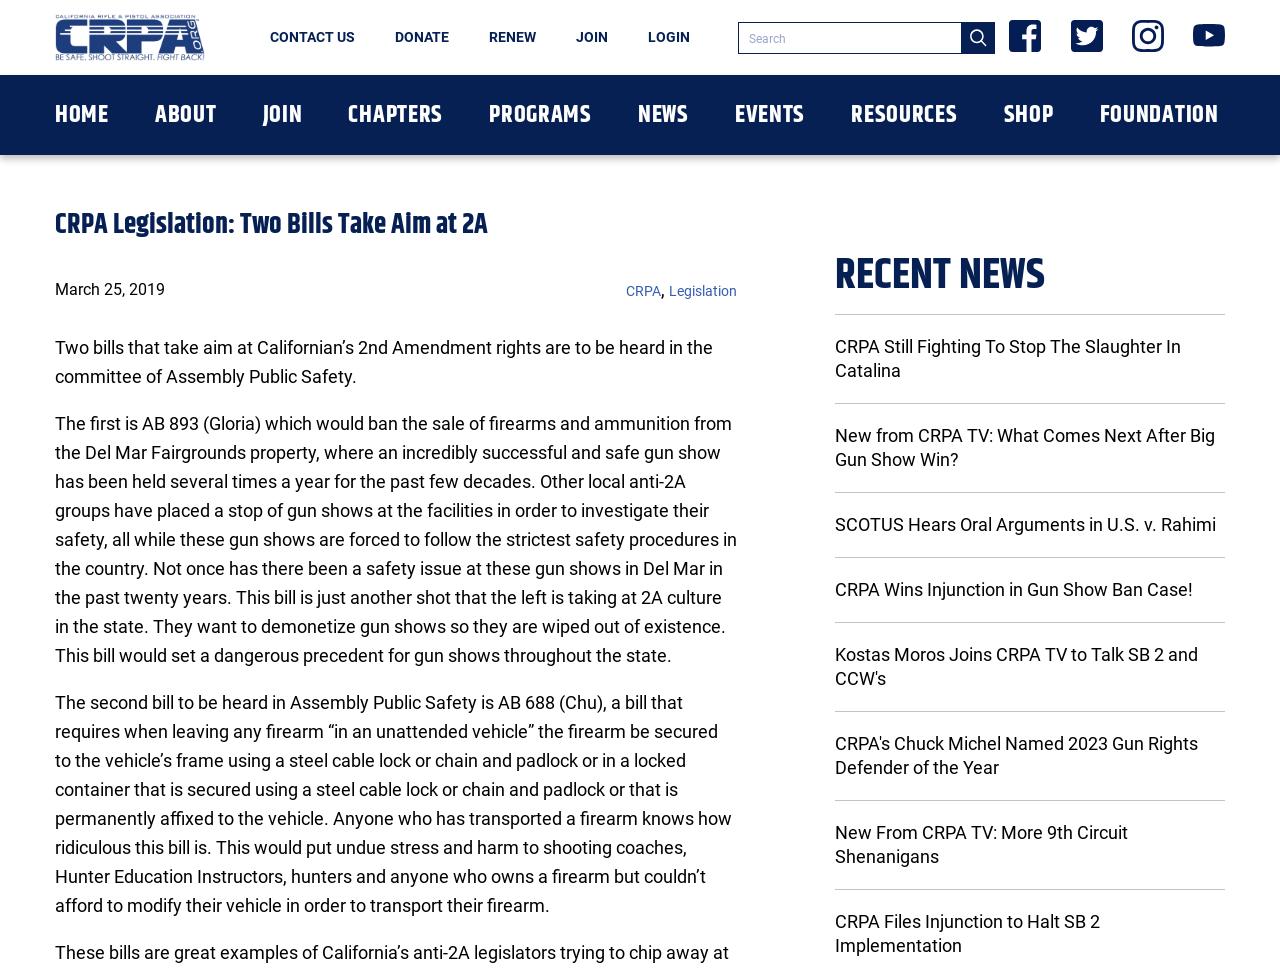 This screenshot has height=974, width=1280. What do you see at coordinates (421, 37) in the screenshot?
I see `'Donate'` at bounding box center [421, 37].